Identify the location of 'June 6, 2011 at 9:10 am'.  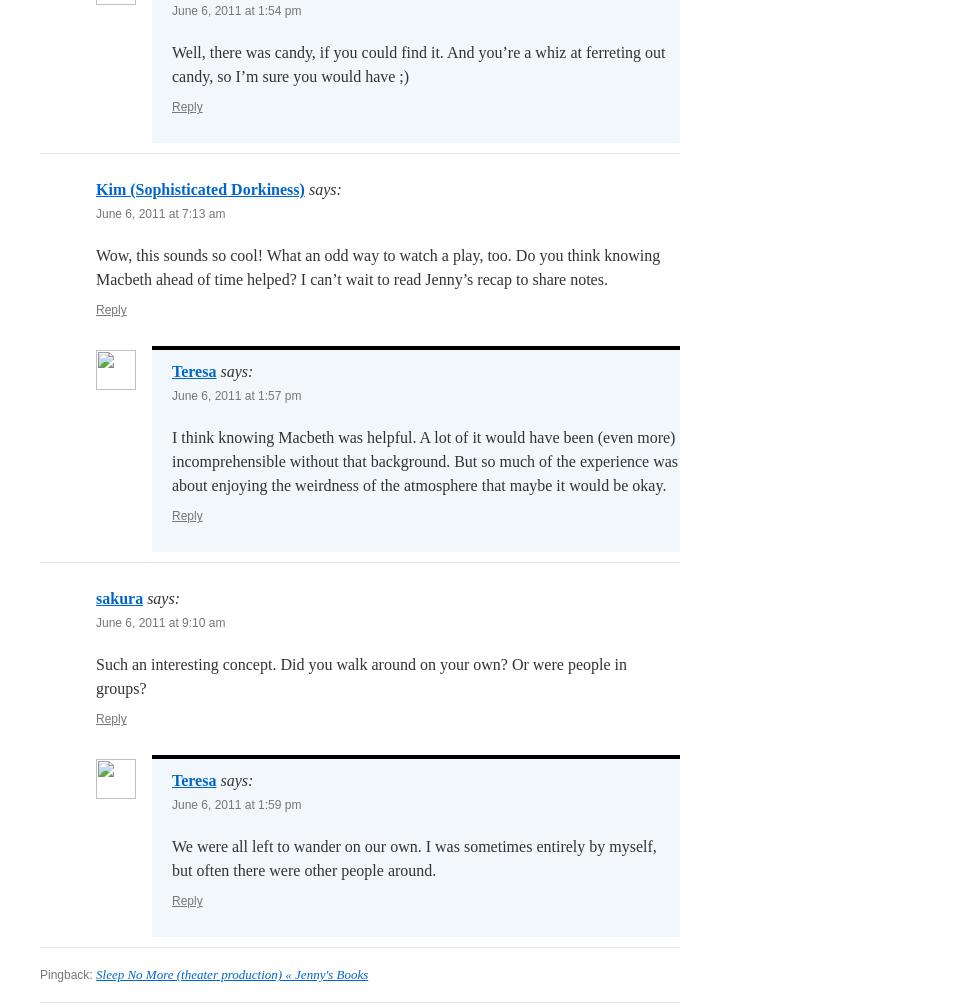
(160, 622).